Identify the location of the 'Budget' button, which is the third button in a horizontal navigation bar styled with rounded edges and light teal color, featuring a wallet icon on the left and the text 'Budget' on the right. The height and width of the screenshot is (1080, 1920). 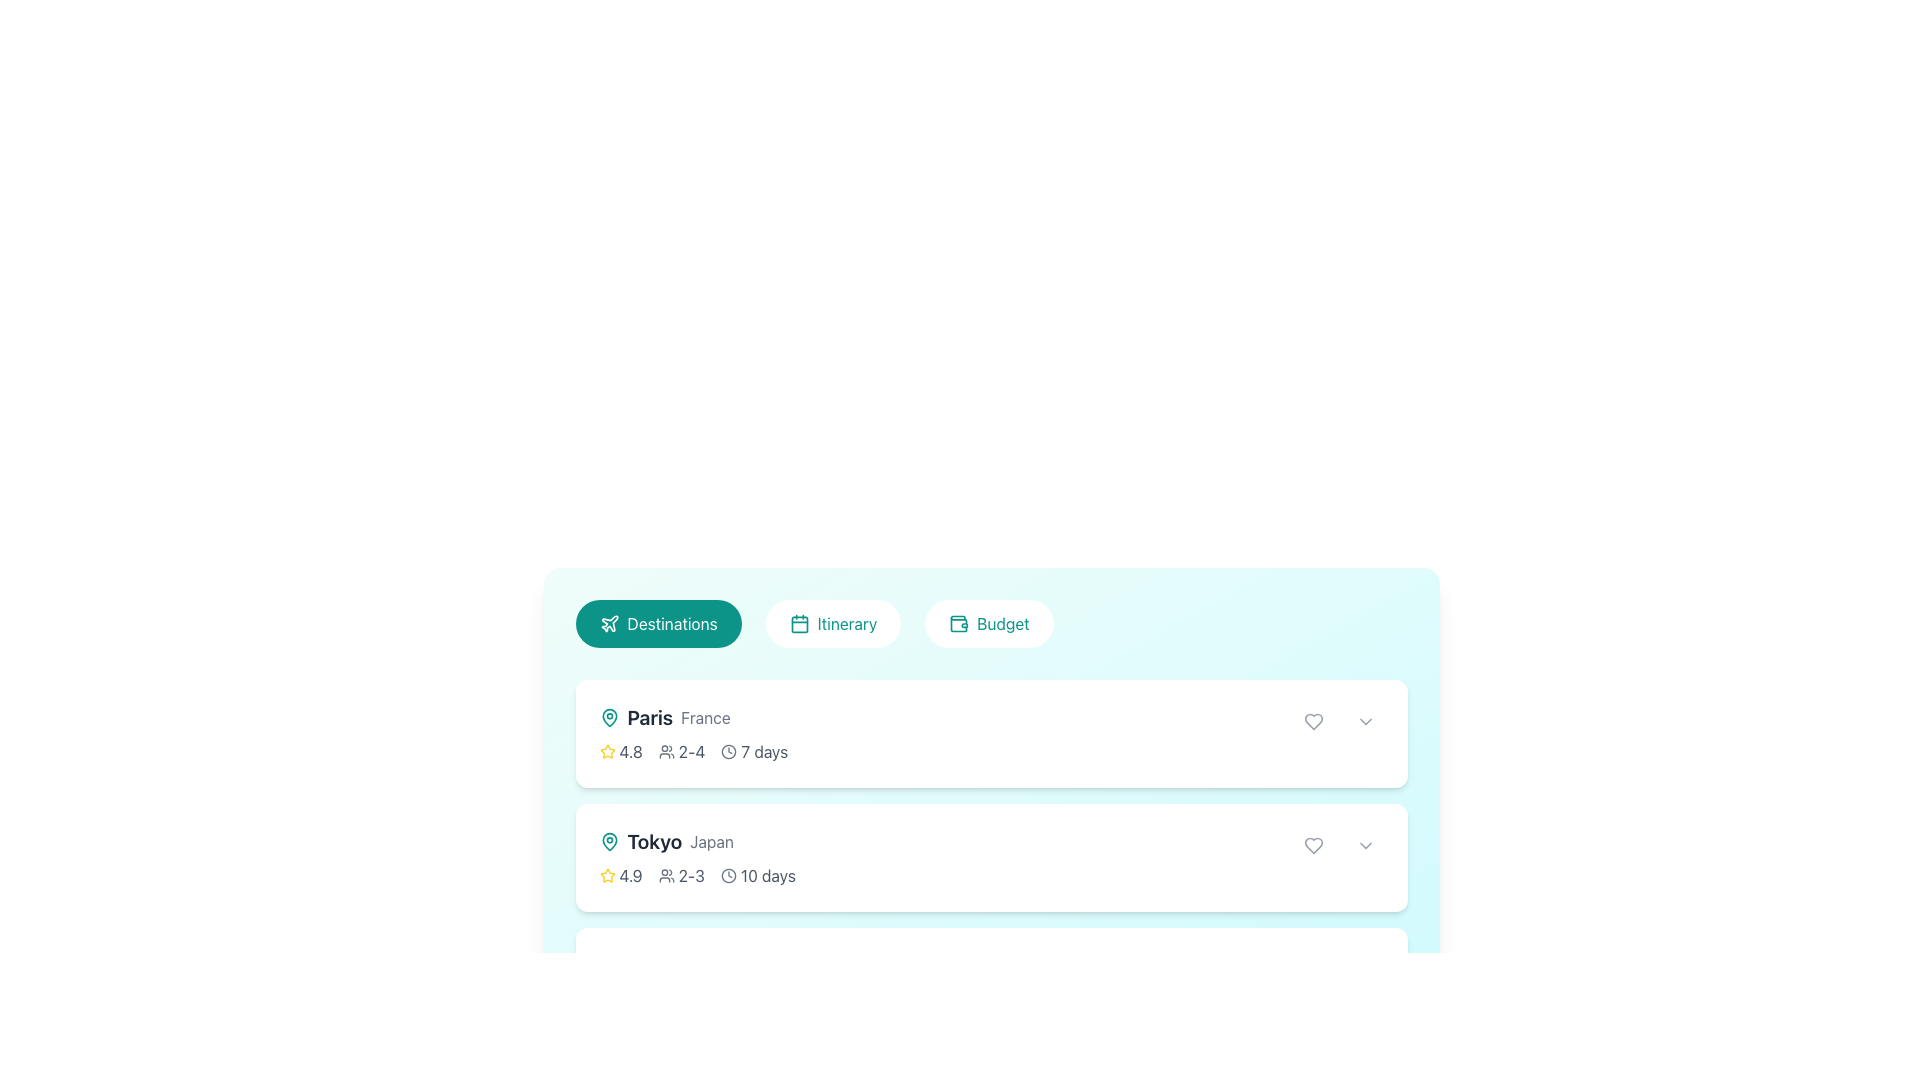
(989, 623).